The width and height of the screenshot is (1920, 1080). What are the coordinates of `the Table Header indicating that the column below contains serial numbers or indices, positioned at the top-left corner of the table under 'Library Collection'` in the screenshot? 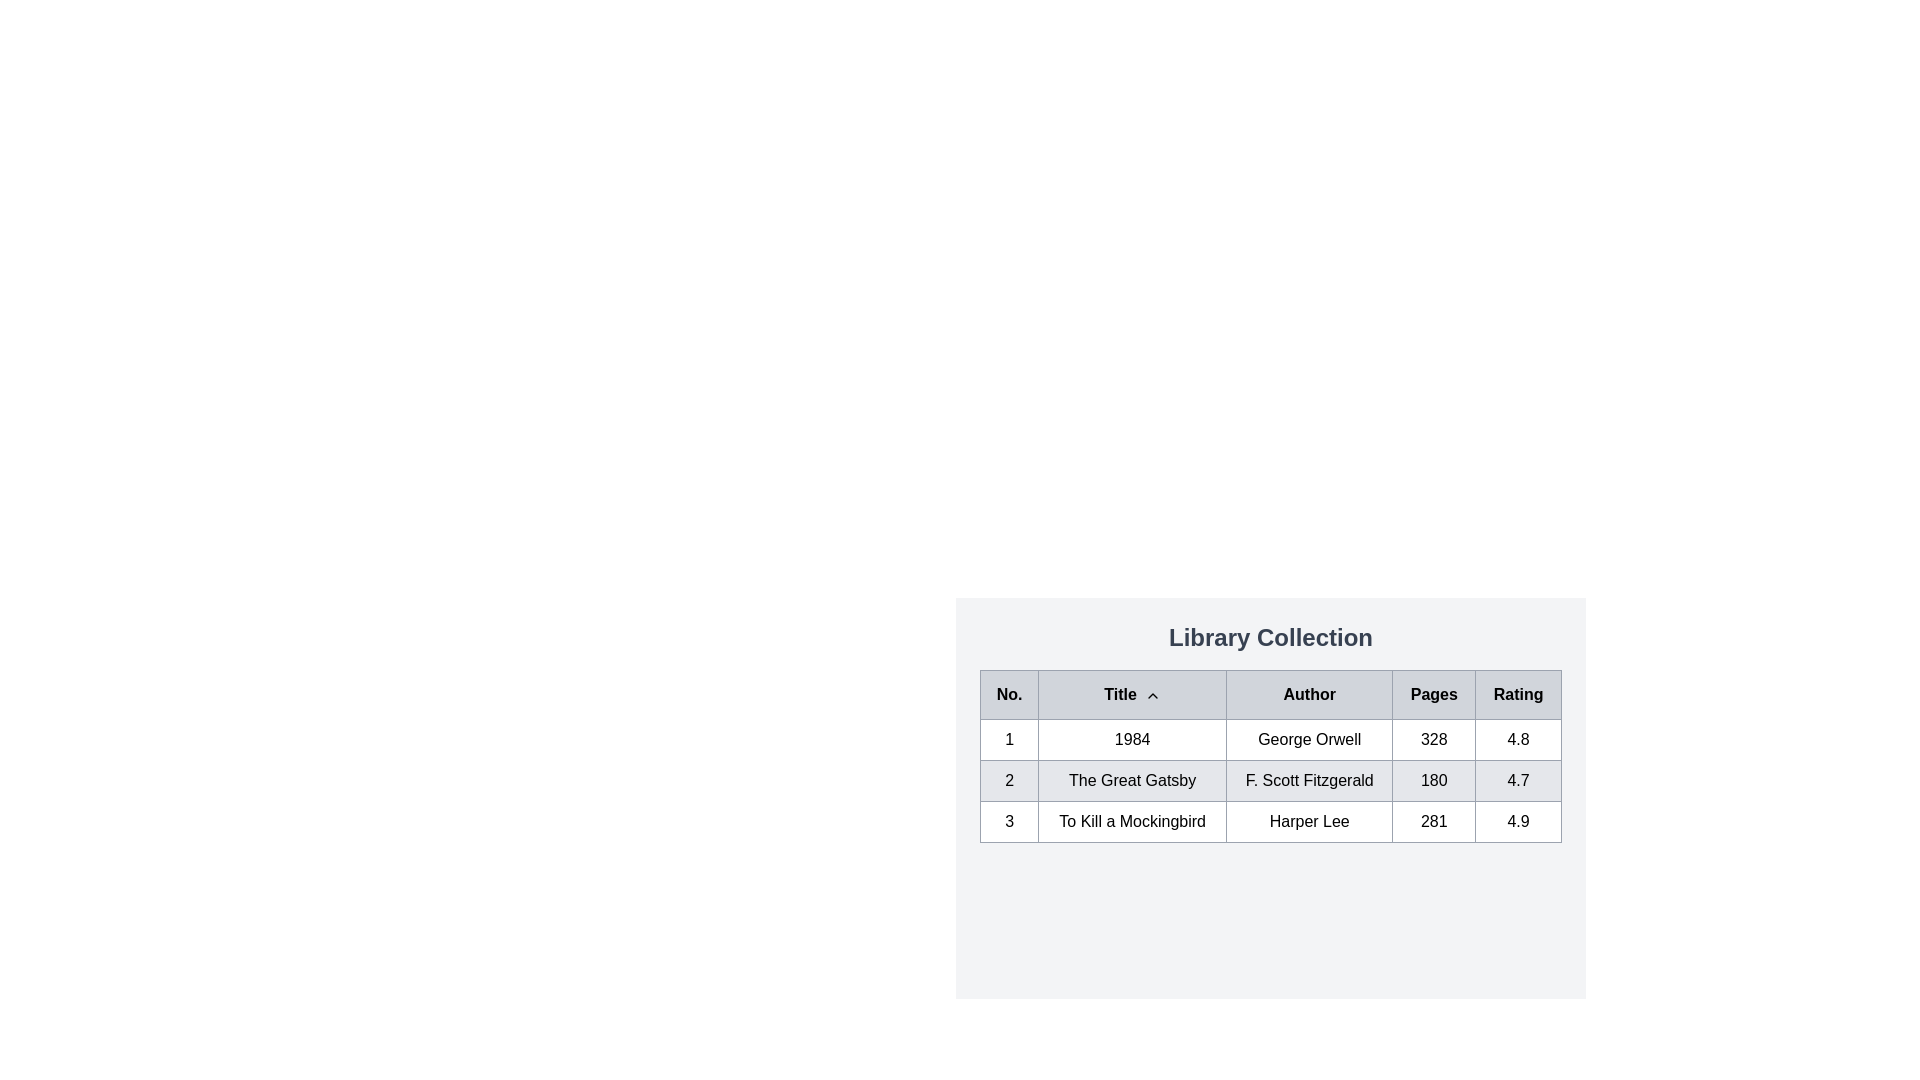 It's located at (1009, 693).